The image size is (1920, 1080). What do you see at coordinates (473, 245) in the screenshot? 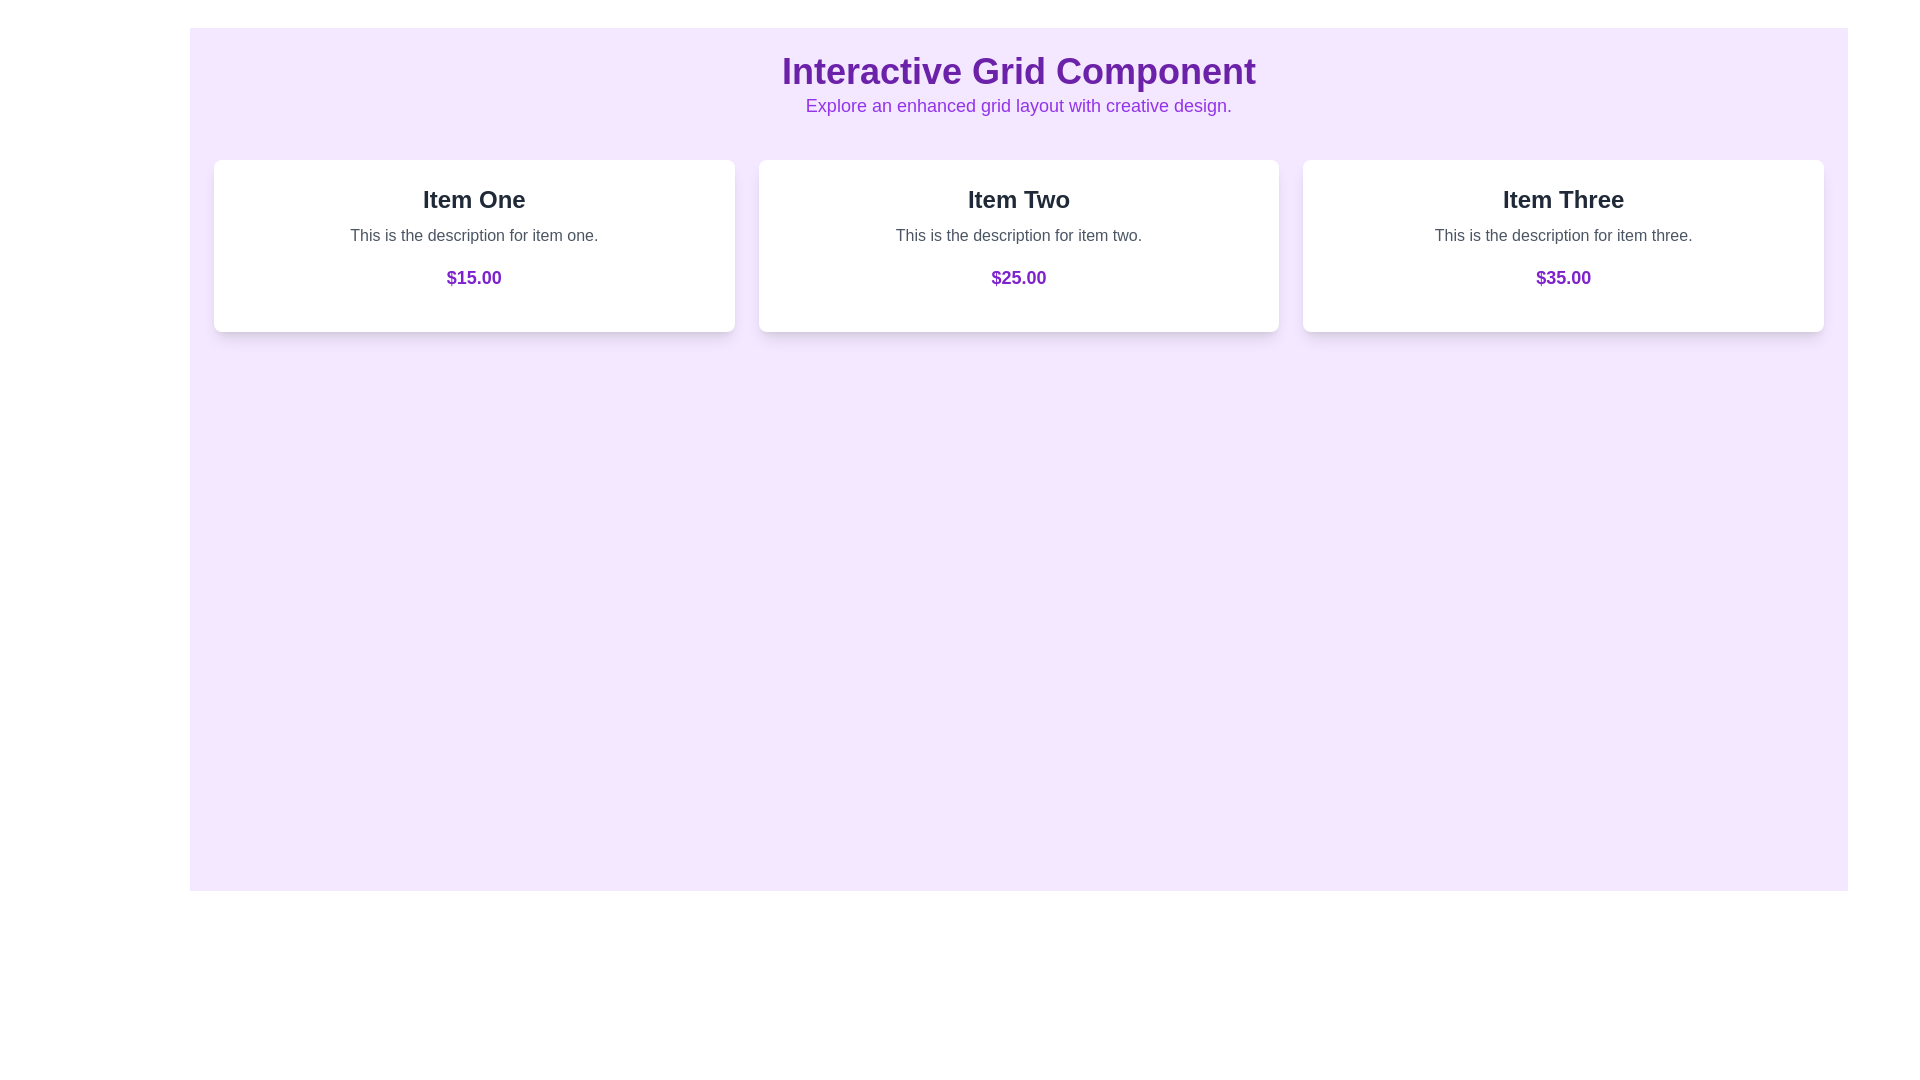
I see `text label displaying 'This is the description for item one.' located beneath the title 'Item One' in the leftmost card section` at bounding box center [473, 245].